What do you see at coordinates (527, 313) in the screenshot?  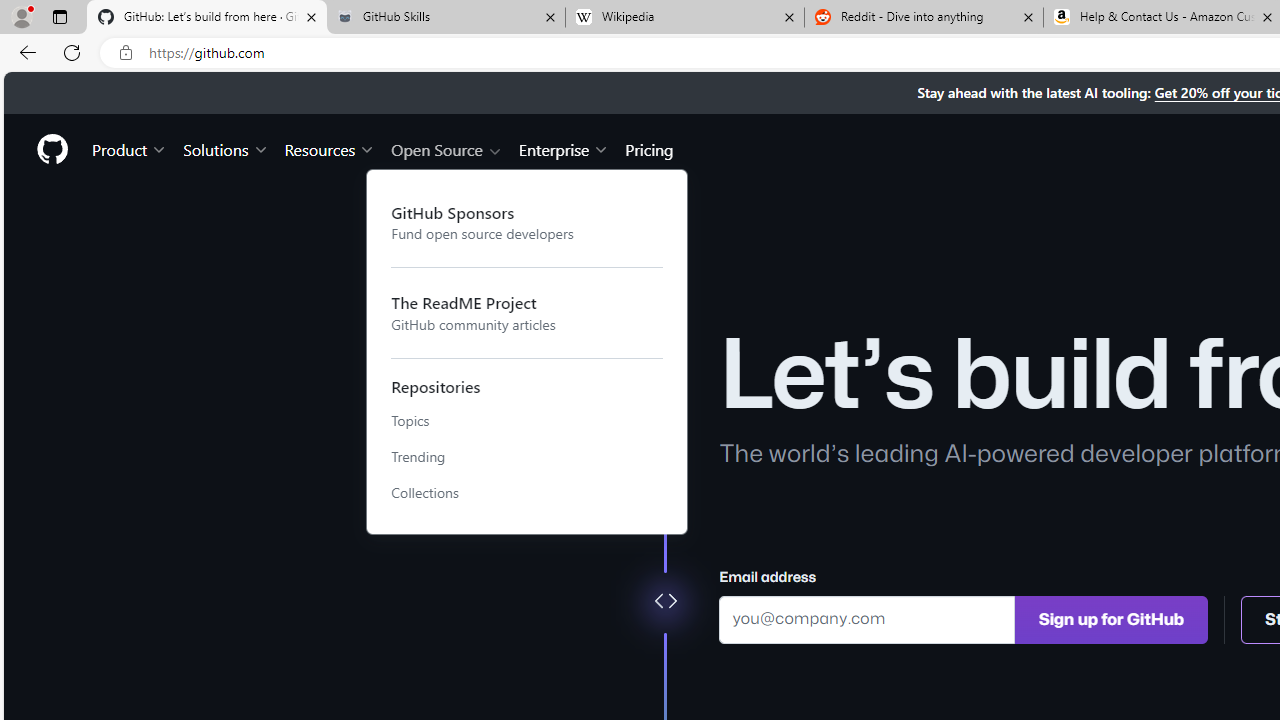 I see `'The ReadME Project GitHub community articles'` at bounding box center [527, 313].